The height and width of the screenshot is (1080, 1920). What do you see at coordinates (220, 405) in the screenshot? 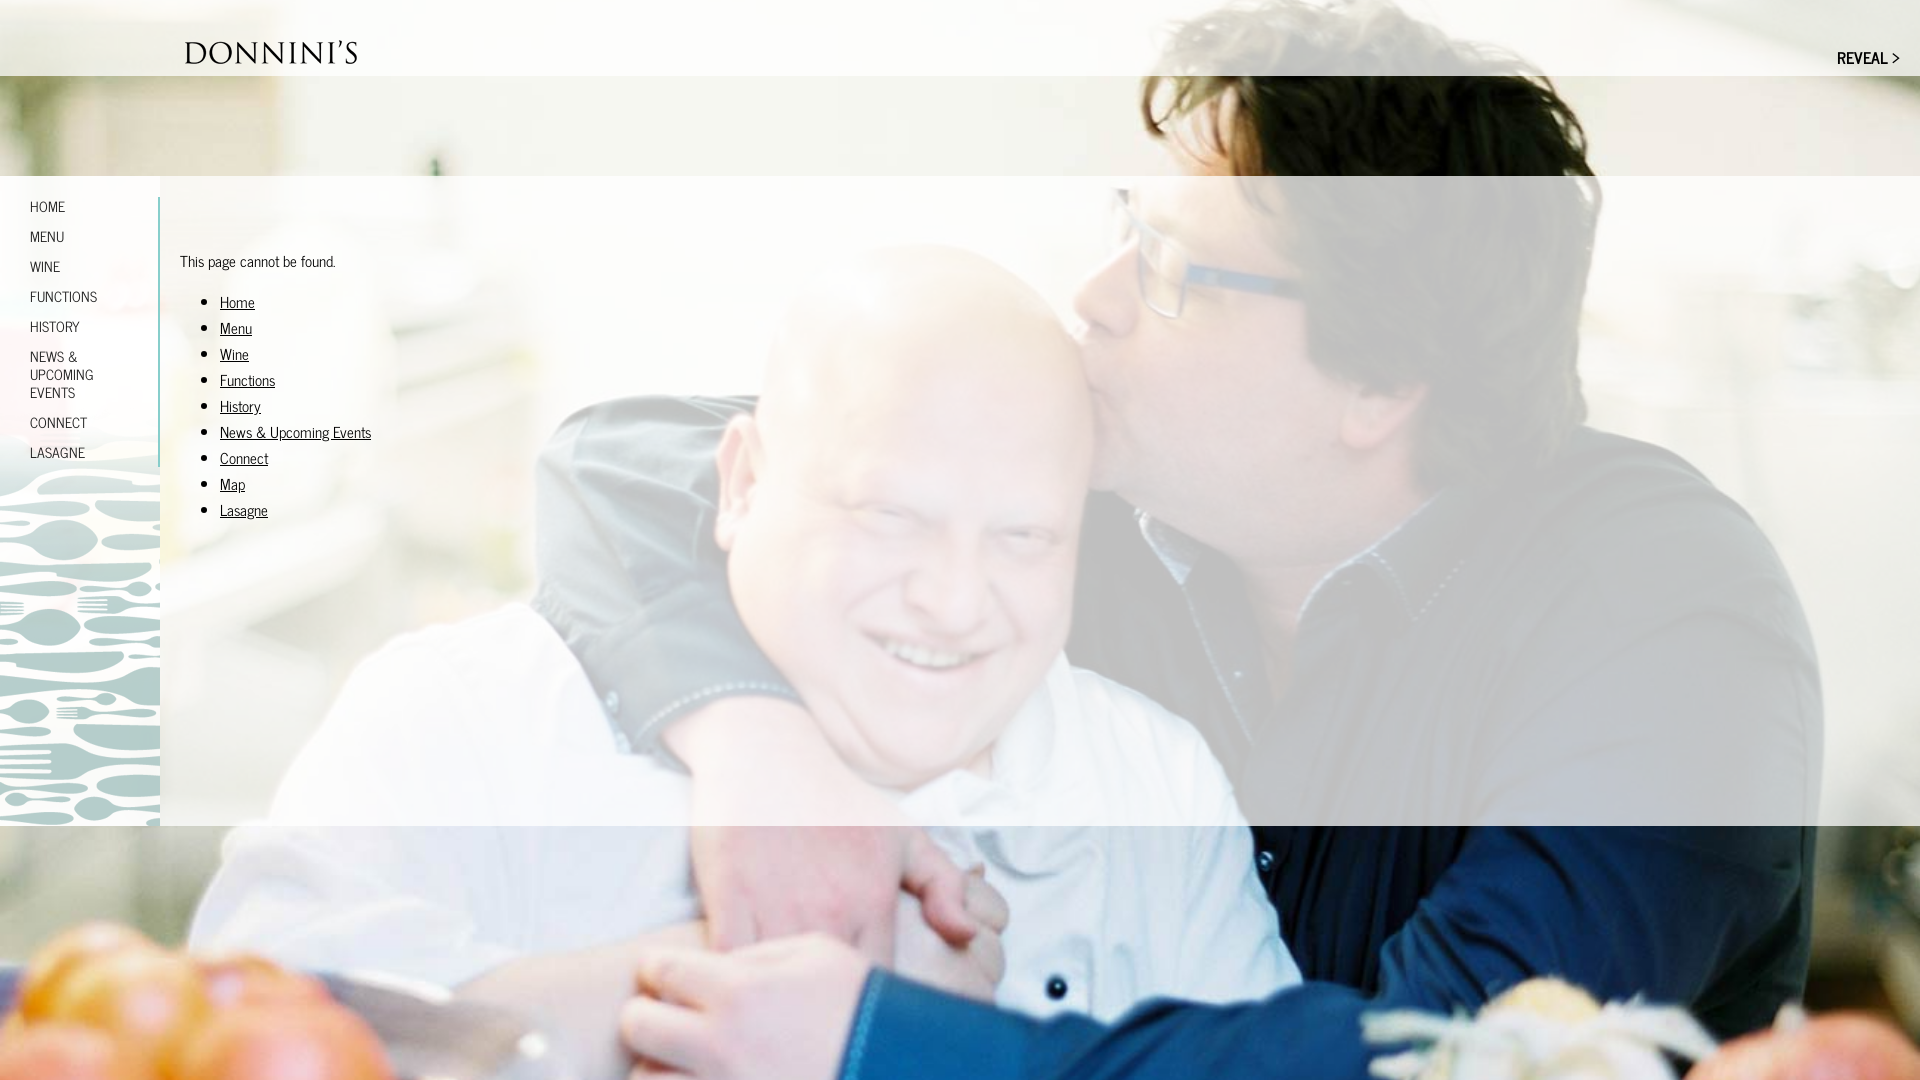
I see `'History'` at bounding box center [220, 405].